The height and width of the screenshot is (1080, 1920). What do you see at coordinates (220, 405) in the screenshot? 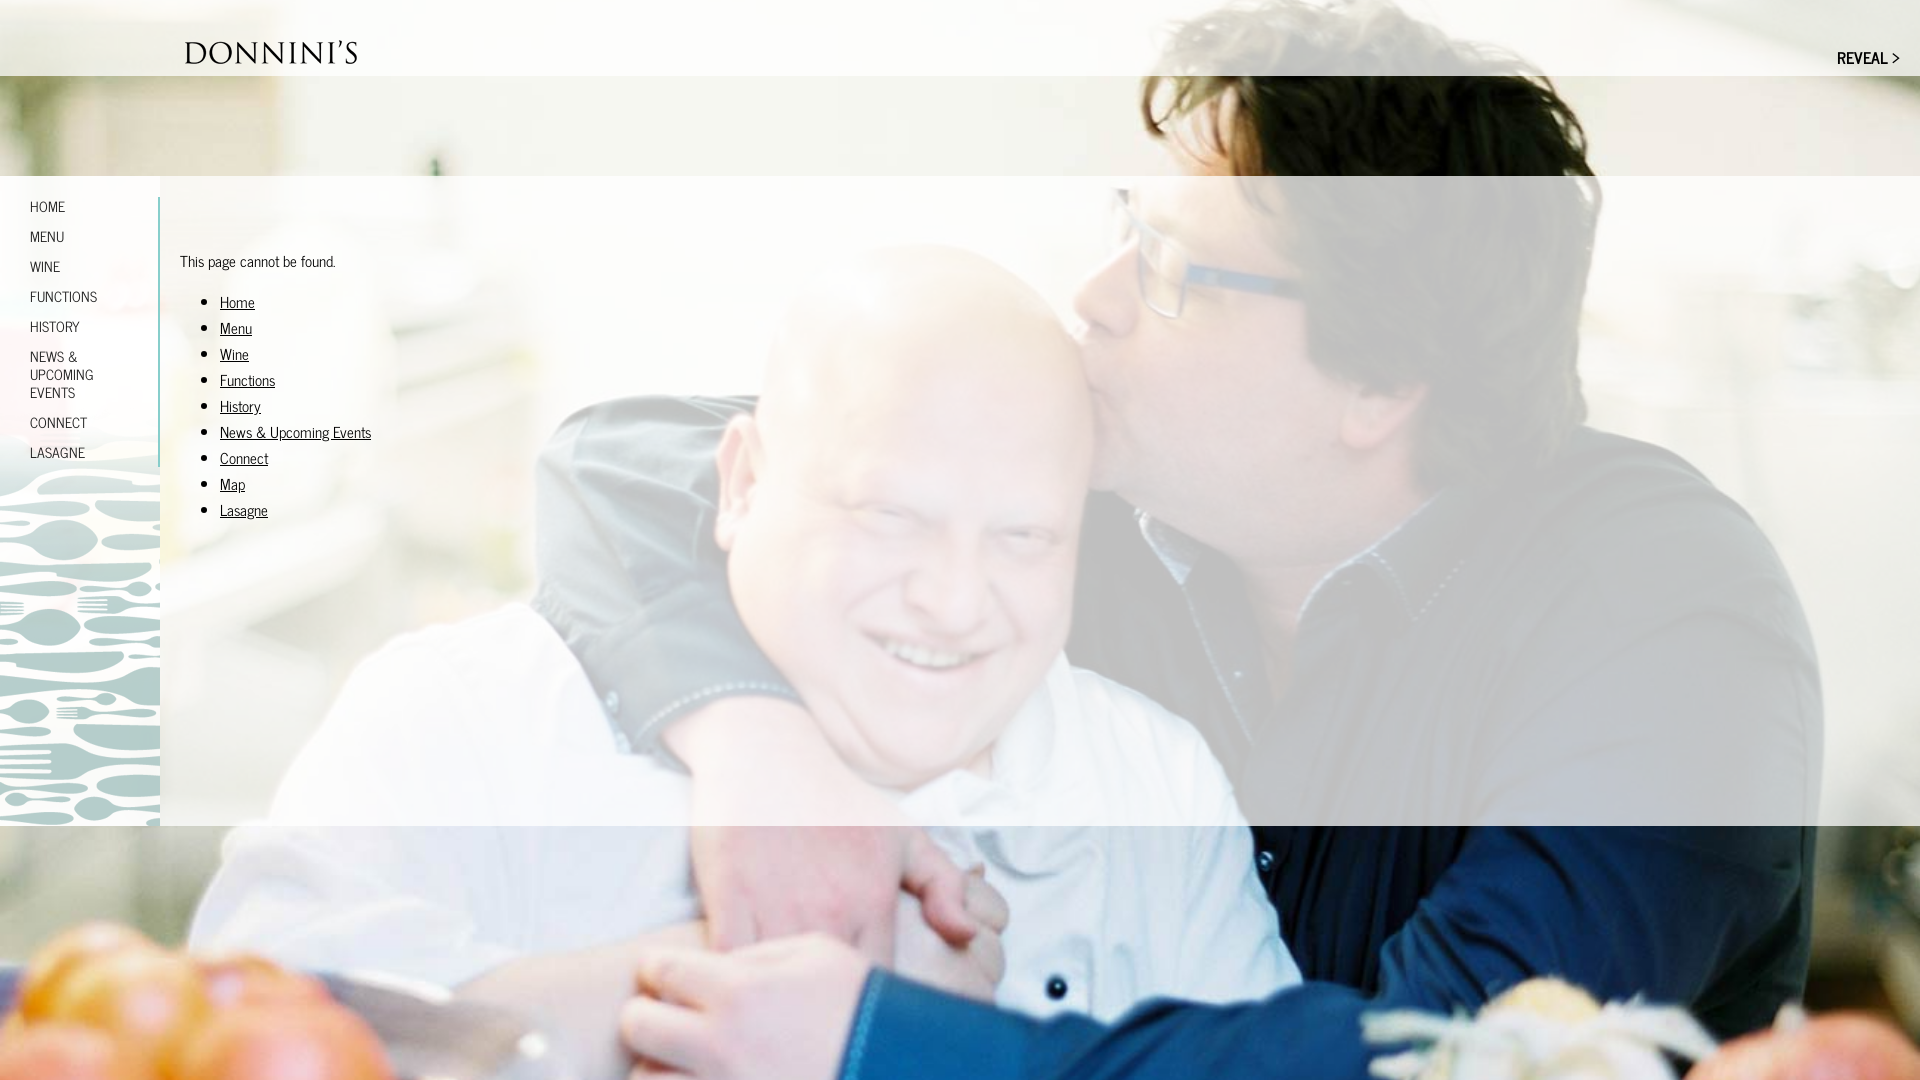
I see `'History'` at bounding box center [220, 405].